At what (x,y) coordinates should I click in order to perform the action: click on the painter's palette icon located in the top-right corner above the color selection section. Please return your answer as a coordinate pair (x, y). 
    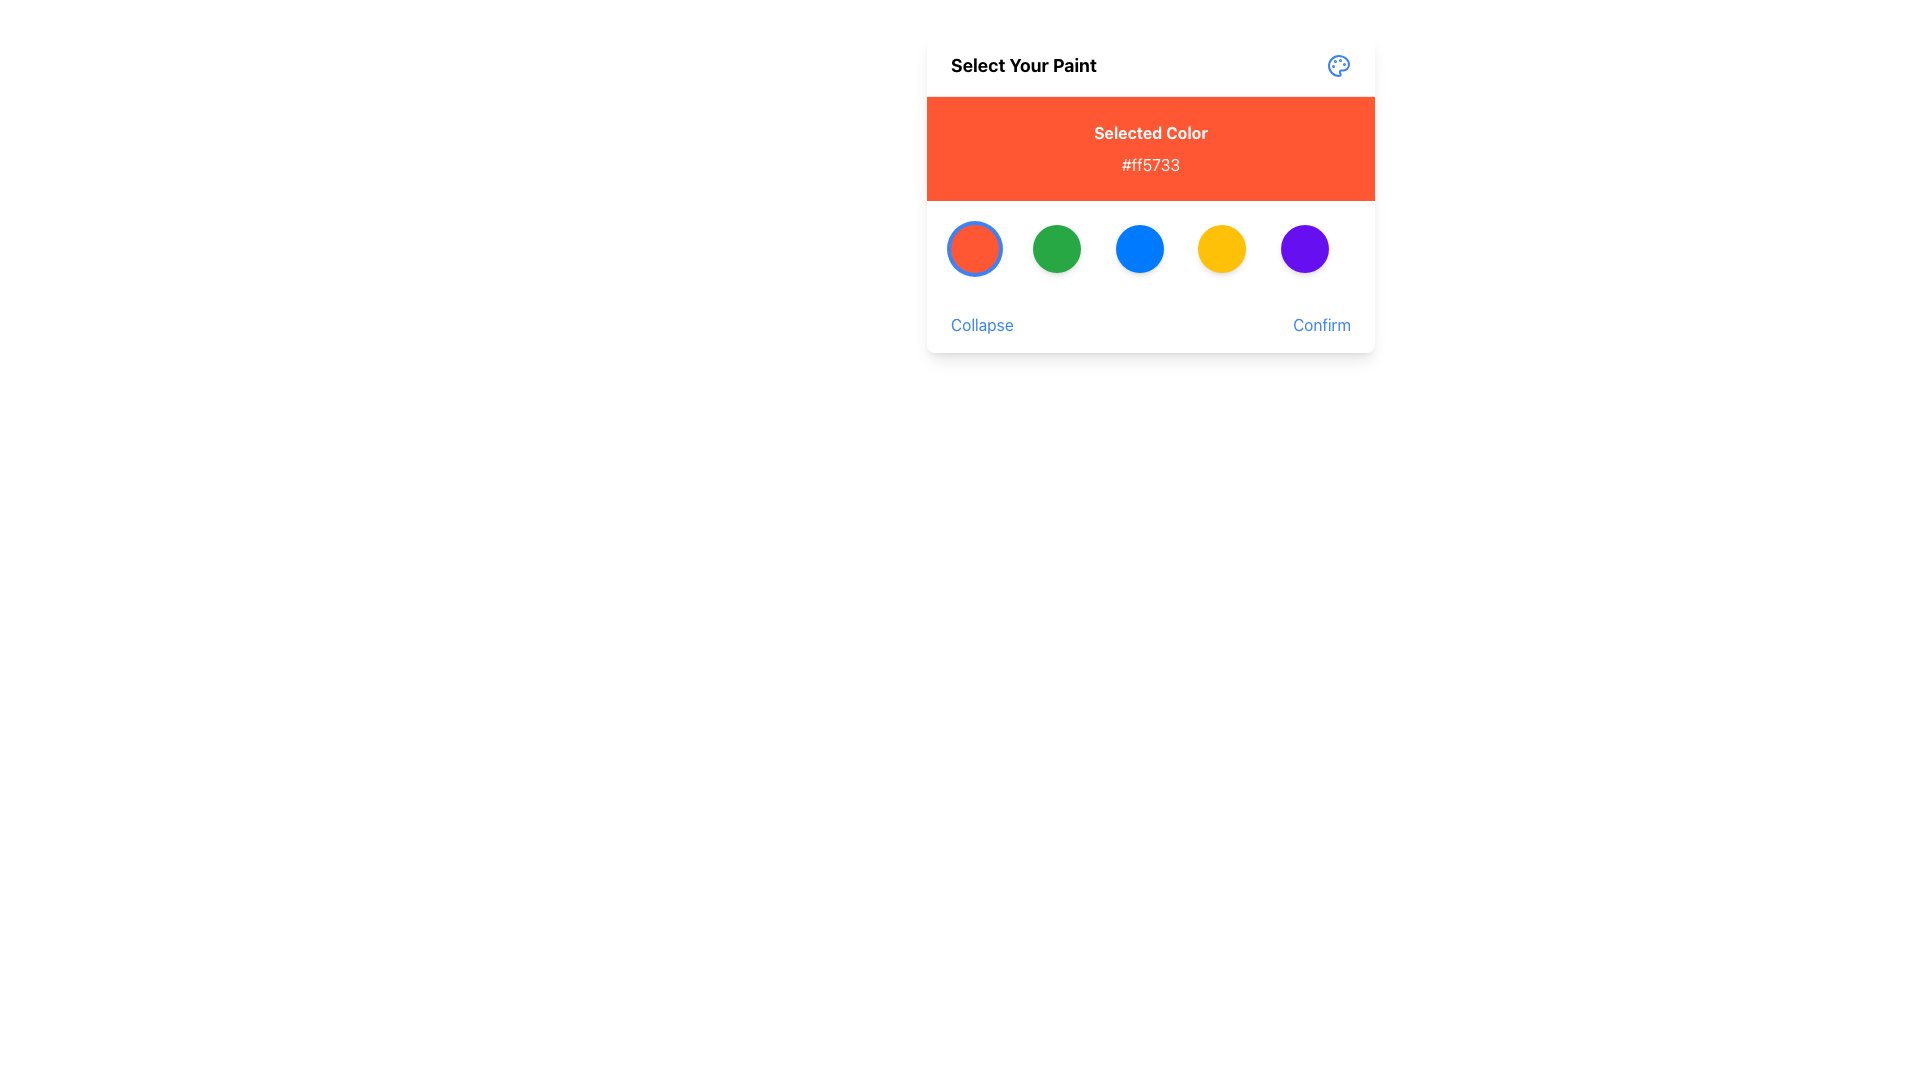
    Looking at the image, I should click on (1339, 64).